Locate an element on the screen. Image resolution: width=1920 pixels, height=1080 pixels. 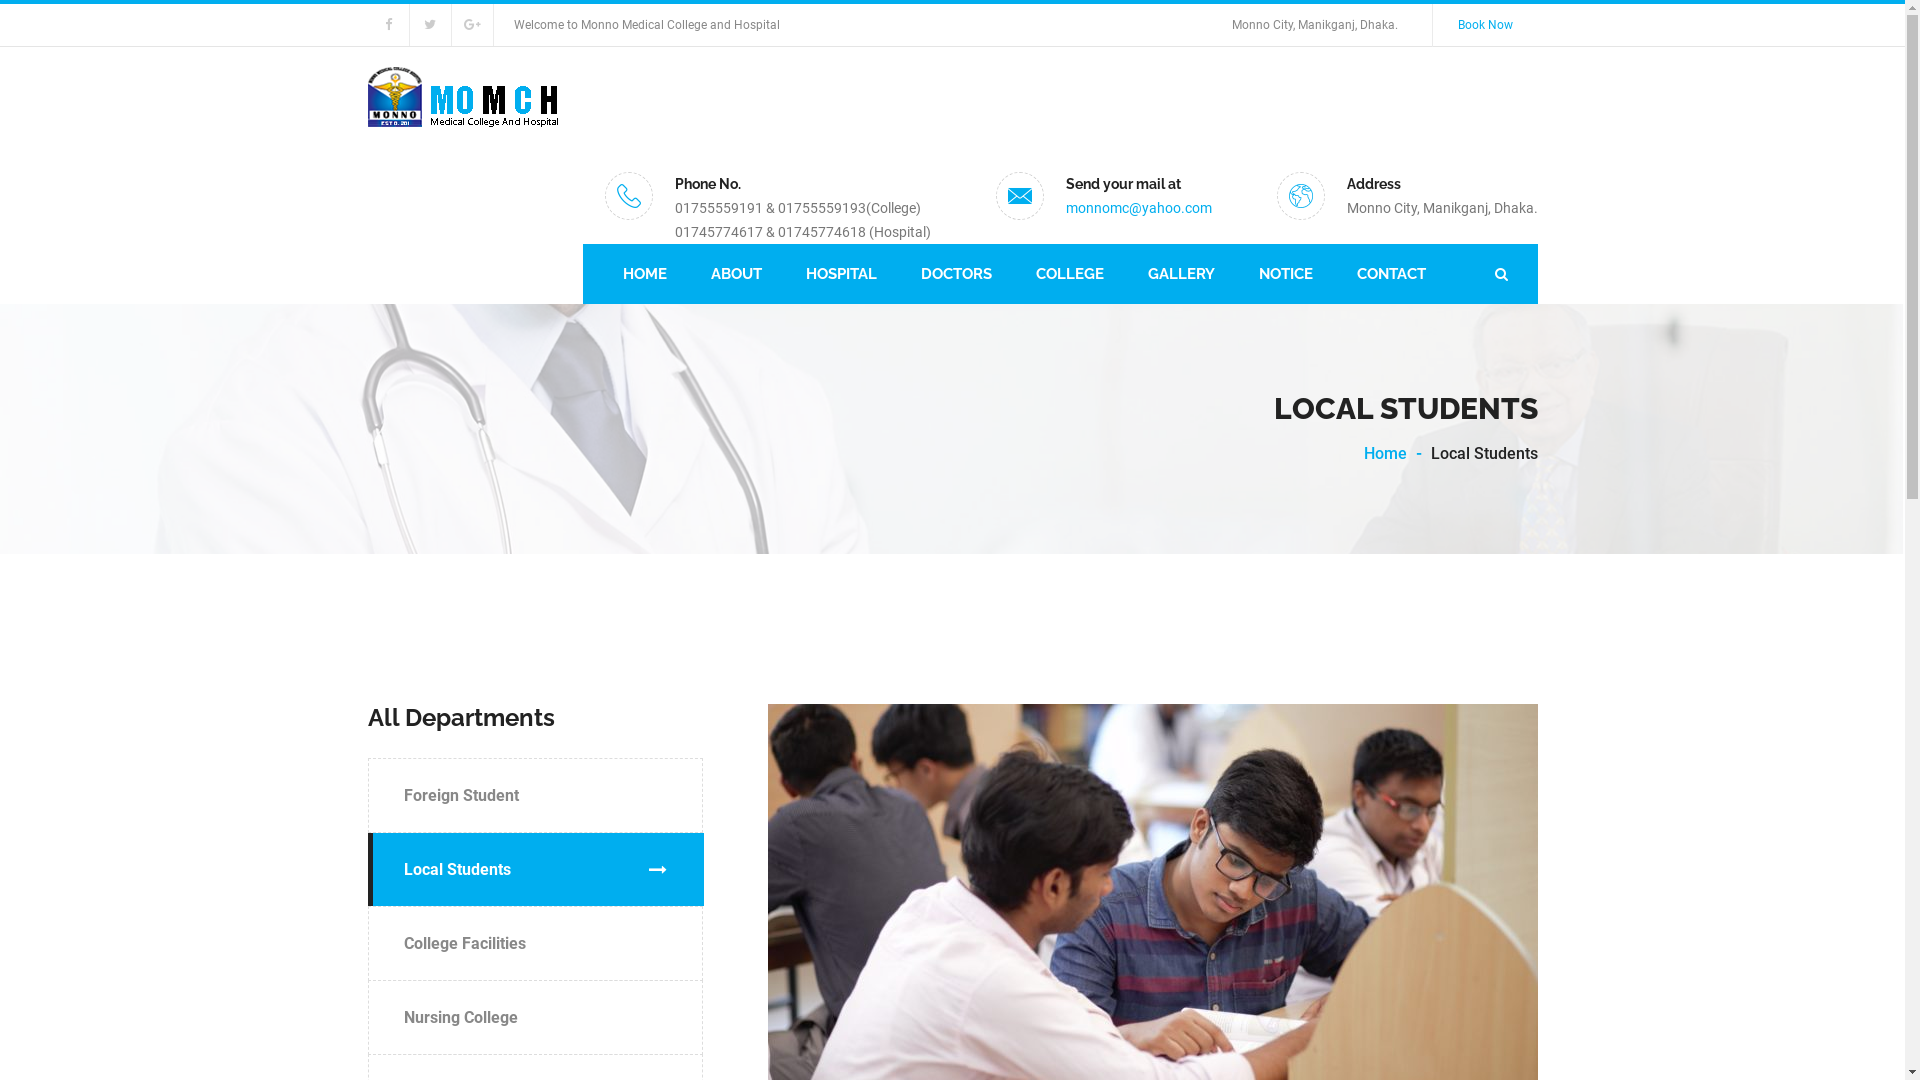
'College Facilities' is located at coordinates (535, 943).